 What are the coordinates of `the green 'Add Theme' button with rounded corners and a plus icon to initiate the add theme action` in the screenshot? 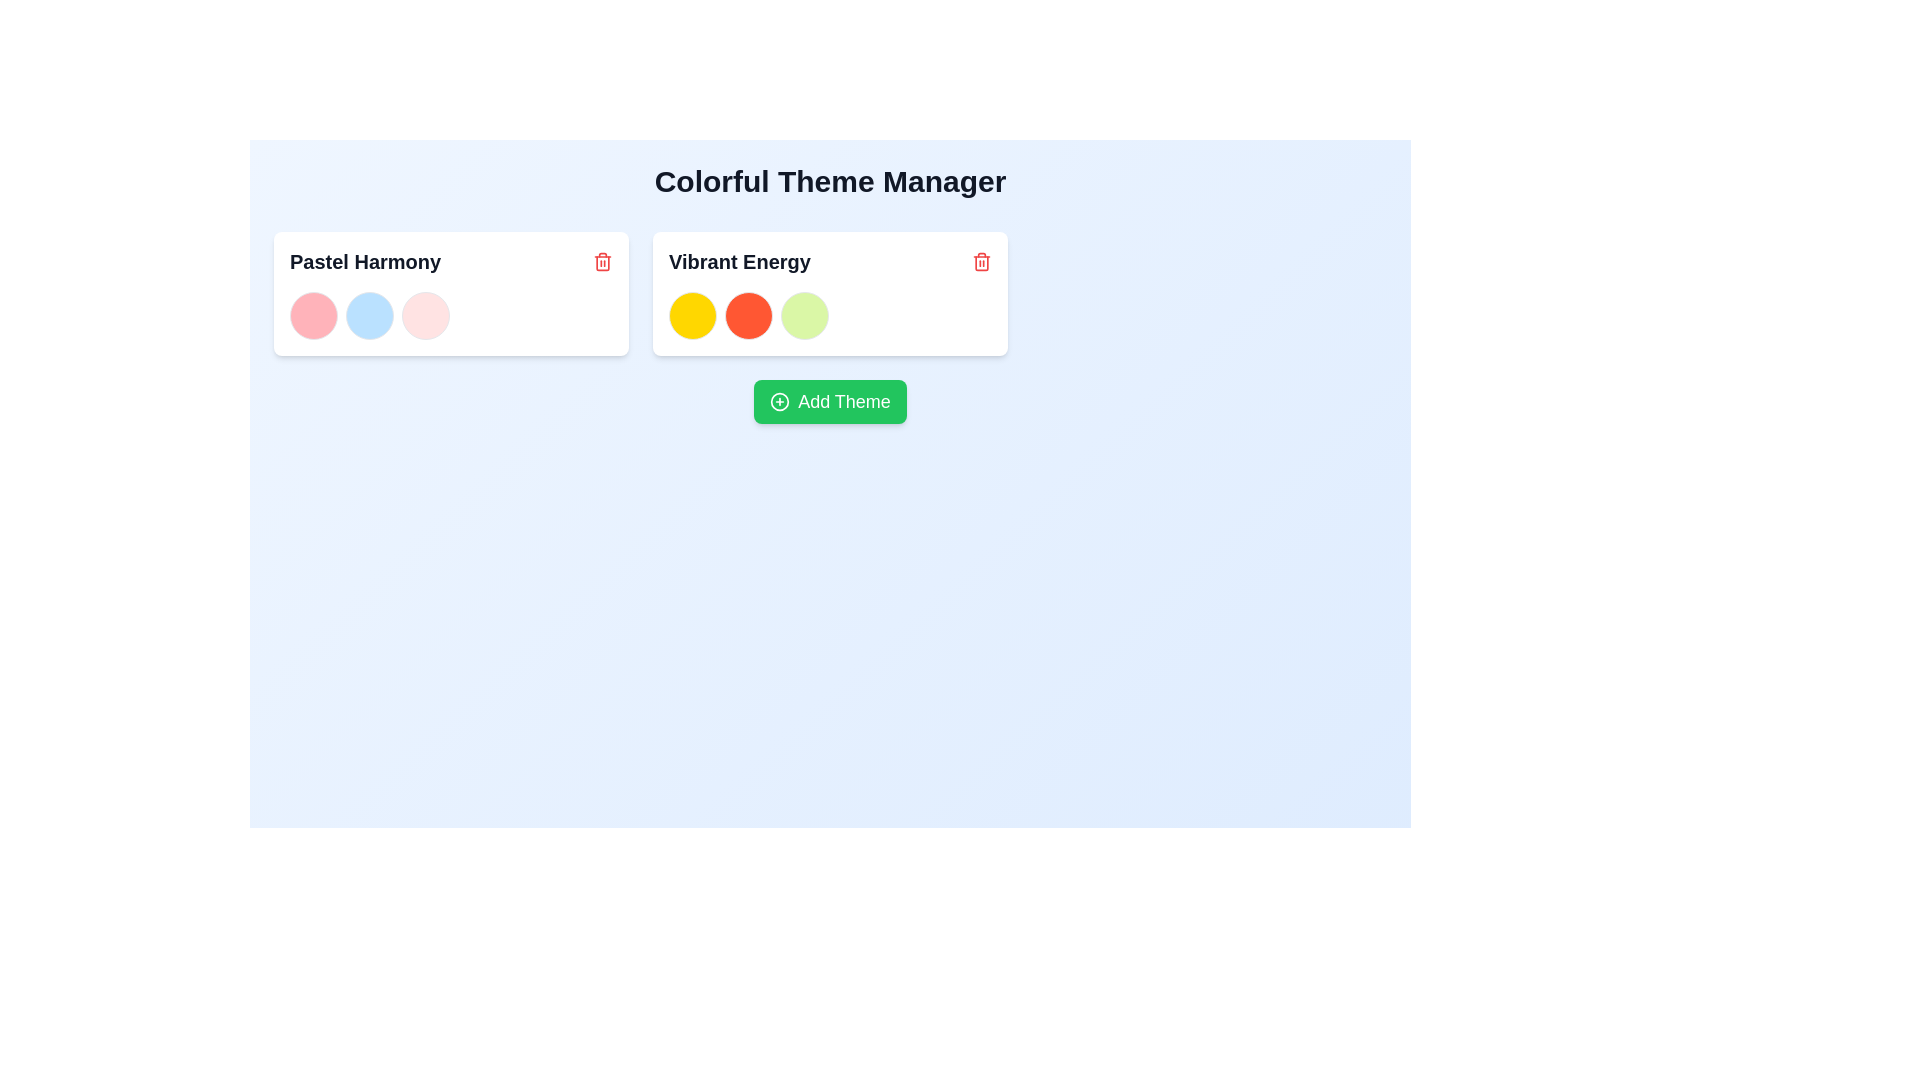 It's located at (830, 401).